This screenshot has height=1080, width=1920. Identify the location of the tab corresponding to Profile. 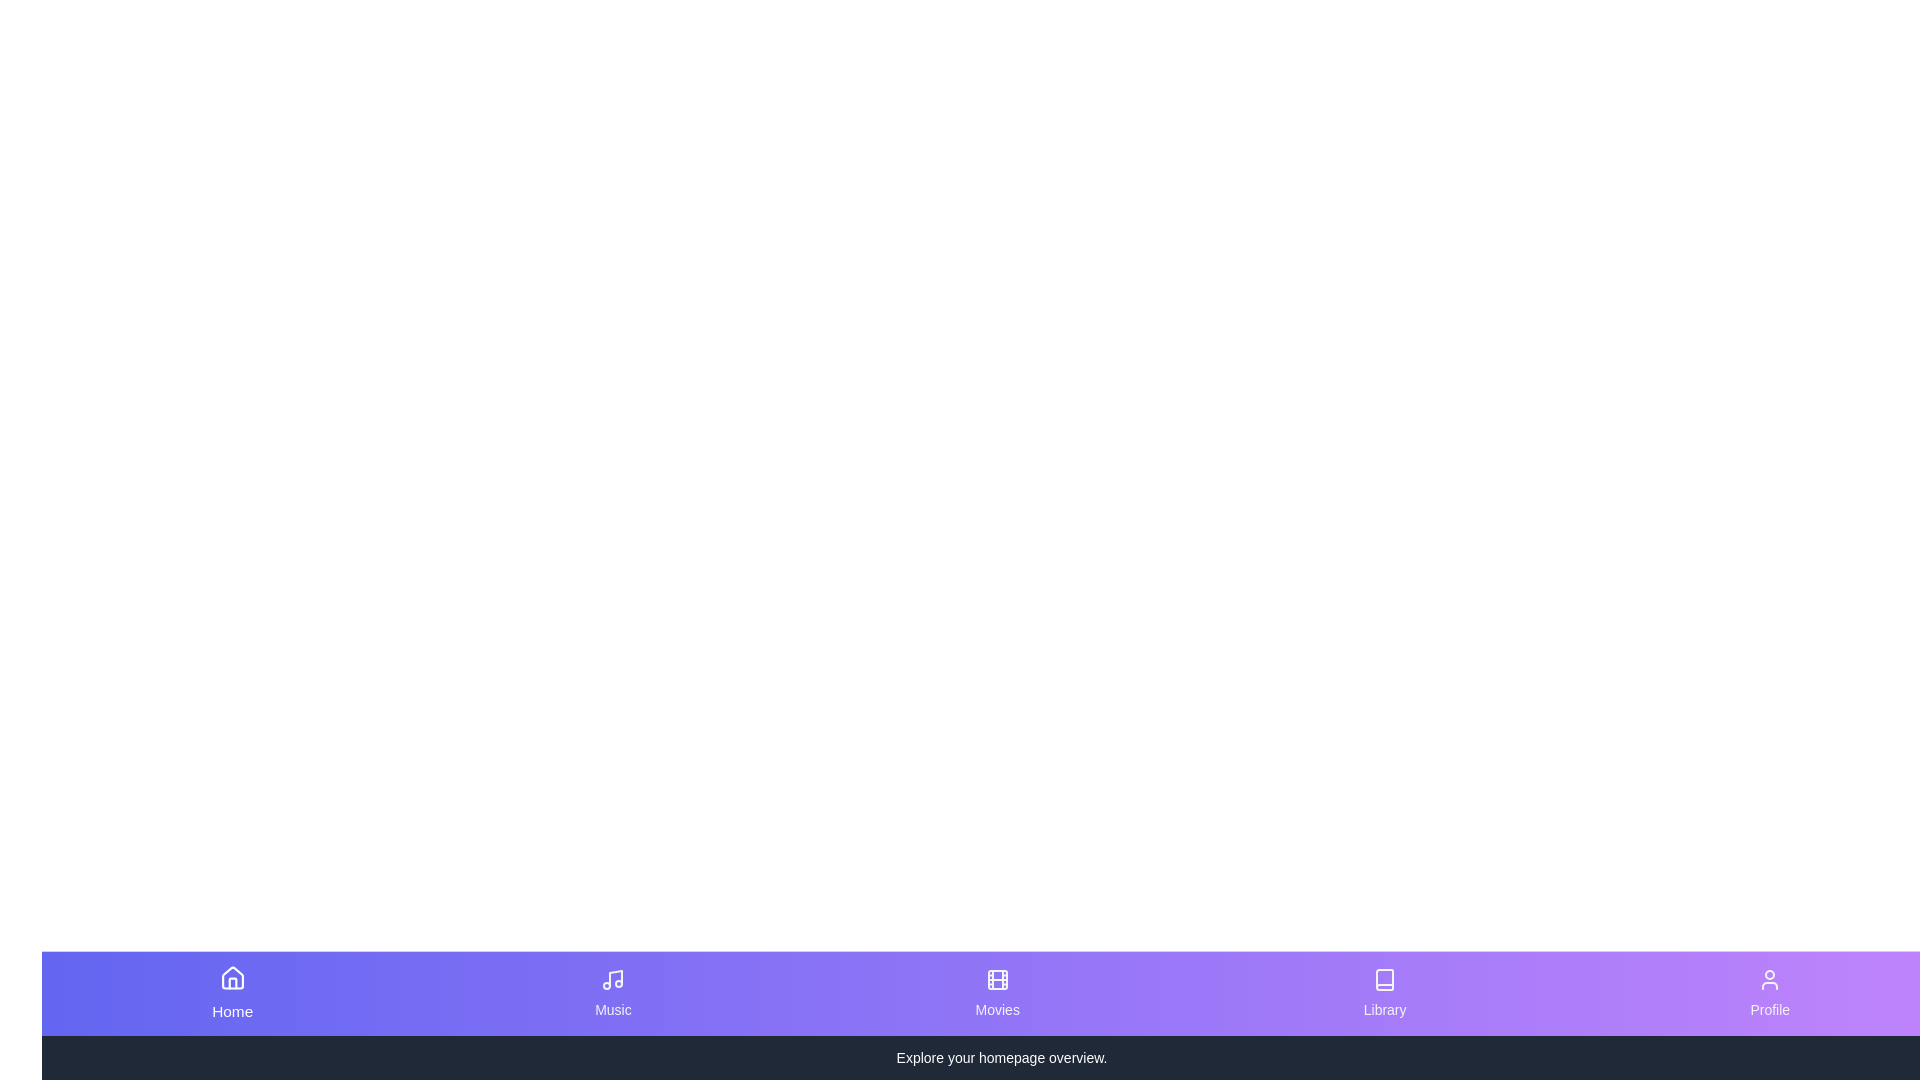
(1770, 994).